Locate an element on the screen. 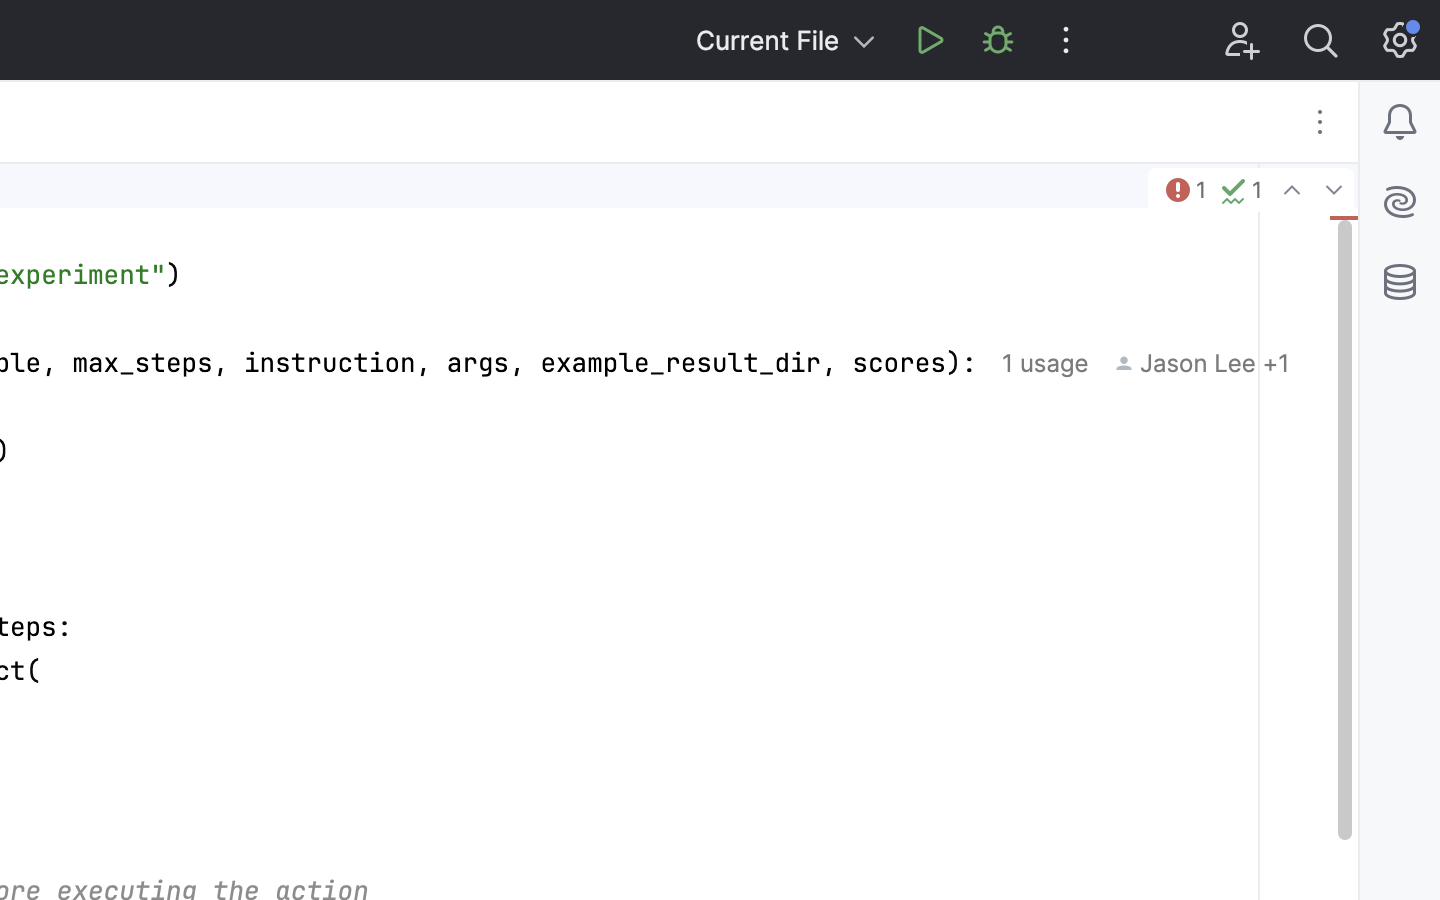 The height and width of the screenshot is (900, 1440). '1' is located at coordinates (1183, 189).